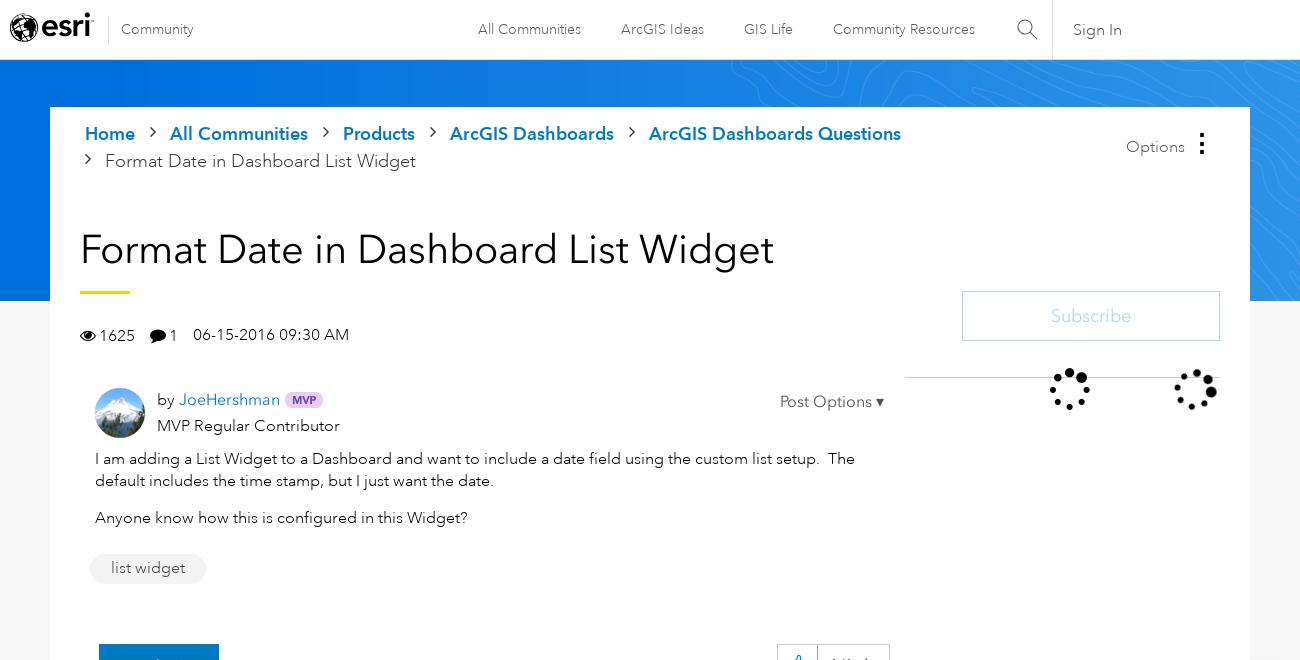  Describe the element at coordinates (1155, 145) in the screenshot. I see `'Options'` at that location.